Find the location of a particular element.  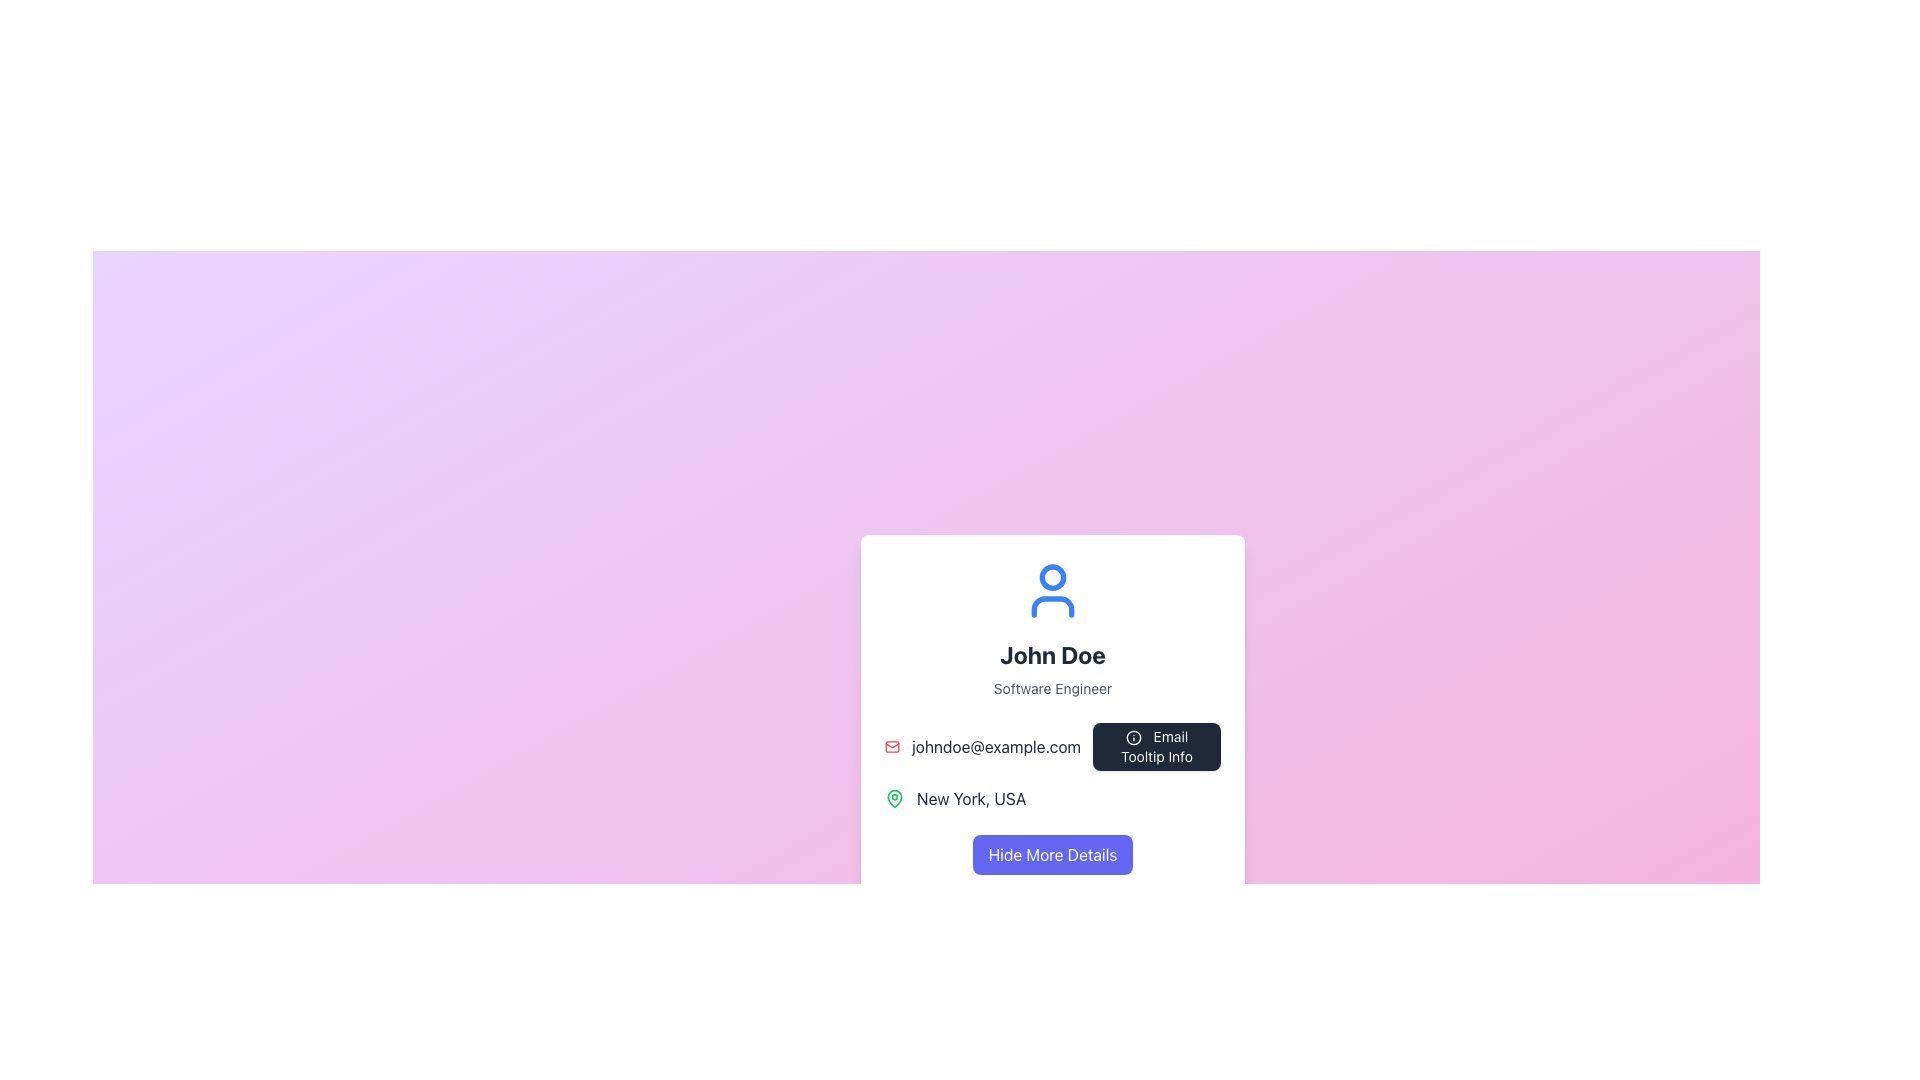

the static text label displaying 'Software Engineer', which is the second text label below the icon and under the main title 'John Doe' within the user's profile card is located at coordinates (1051, 688).